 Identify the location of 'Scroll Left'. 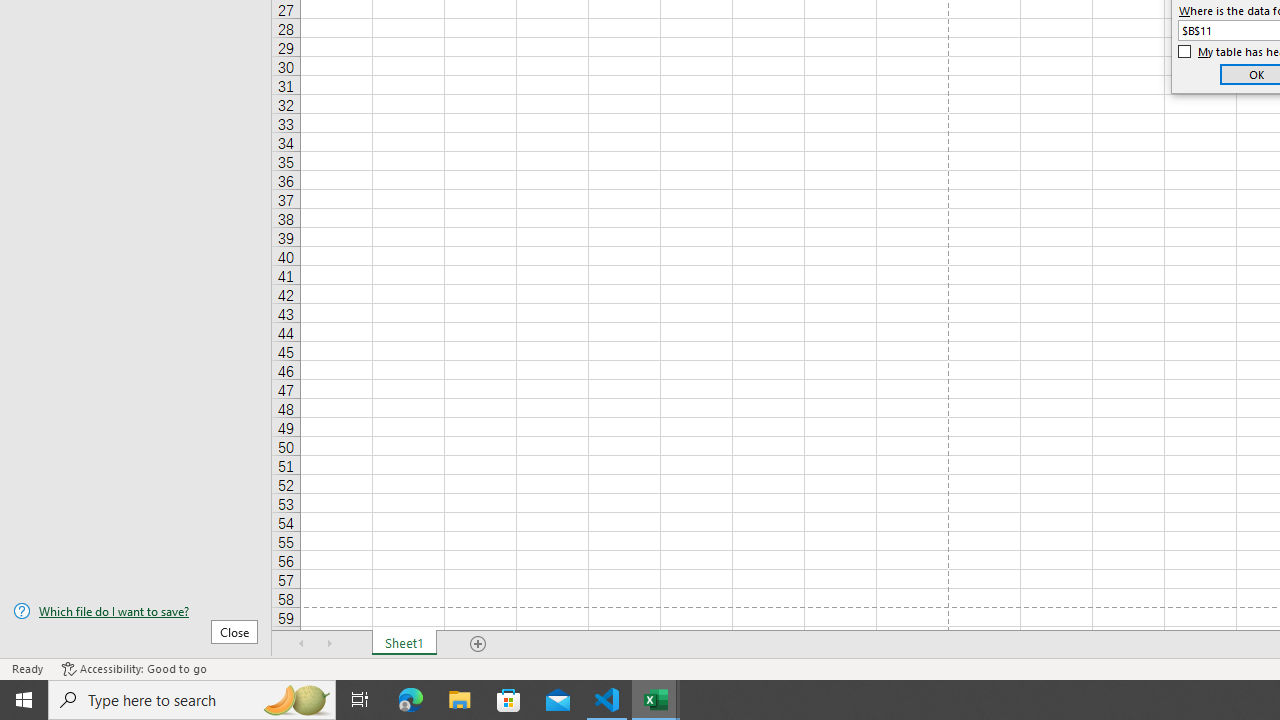
(301, 644).